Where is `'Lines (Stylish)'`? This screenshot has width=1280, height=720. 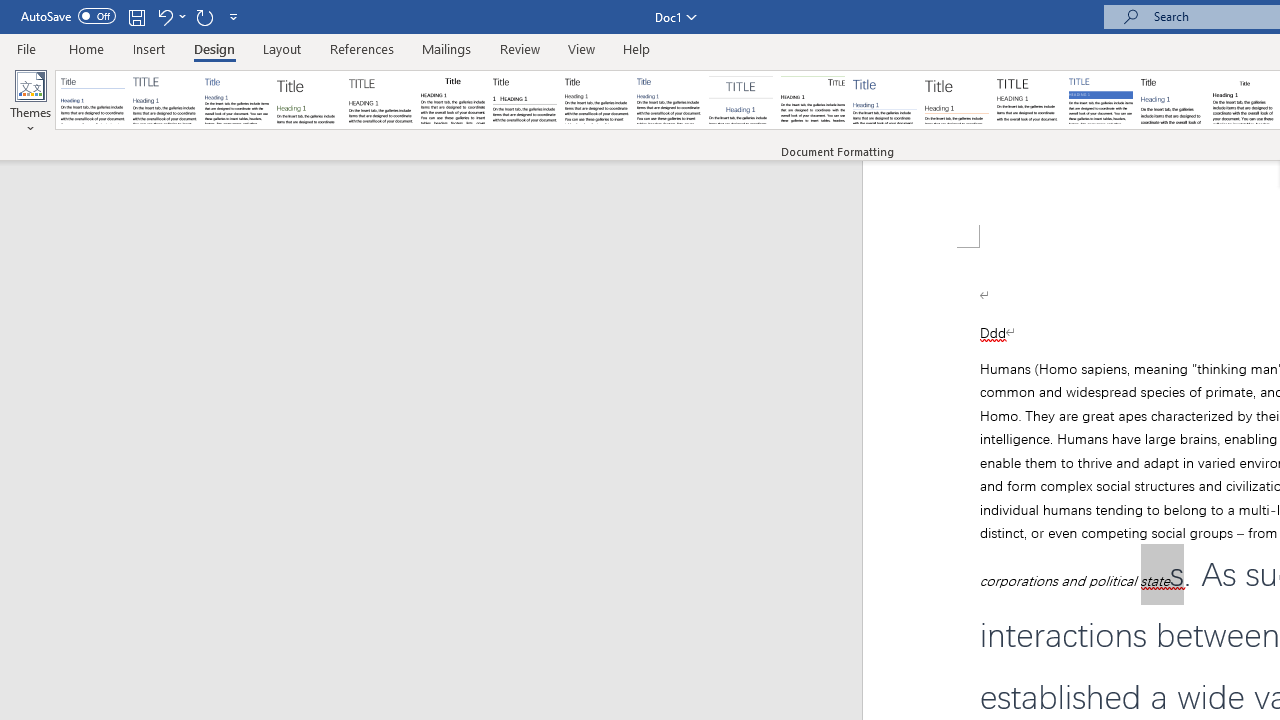
'Lines (Stylish)' is located at coordinates (956, 100).